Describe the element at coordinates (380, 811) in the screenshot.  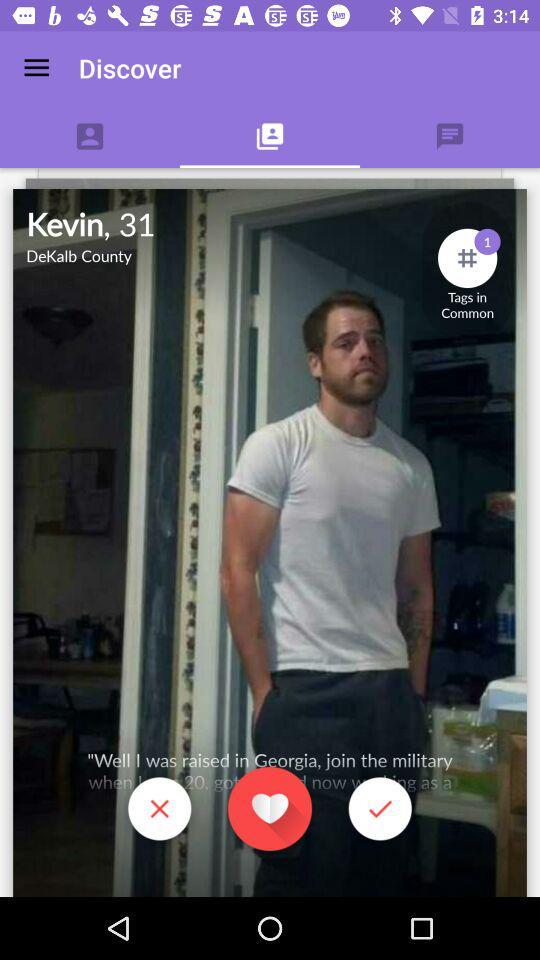
I see `the check icon` at that location.